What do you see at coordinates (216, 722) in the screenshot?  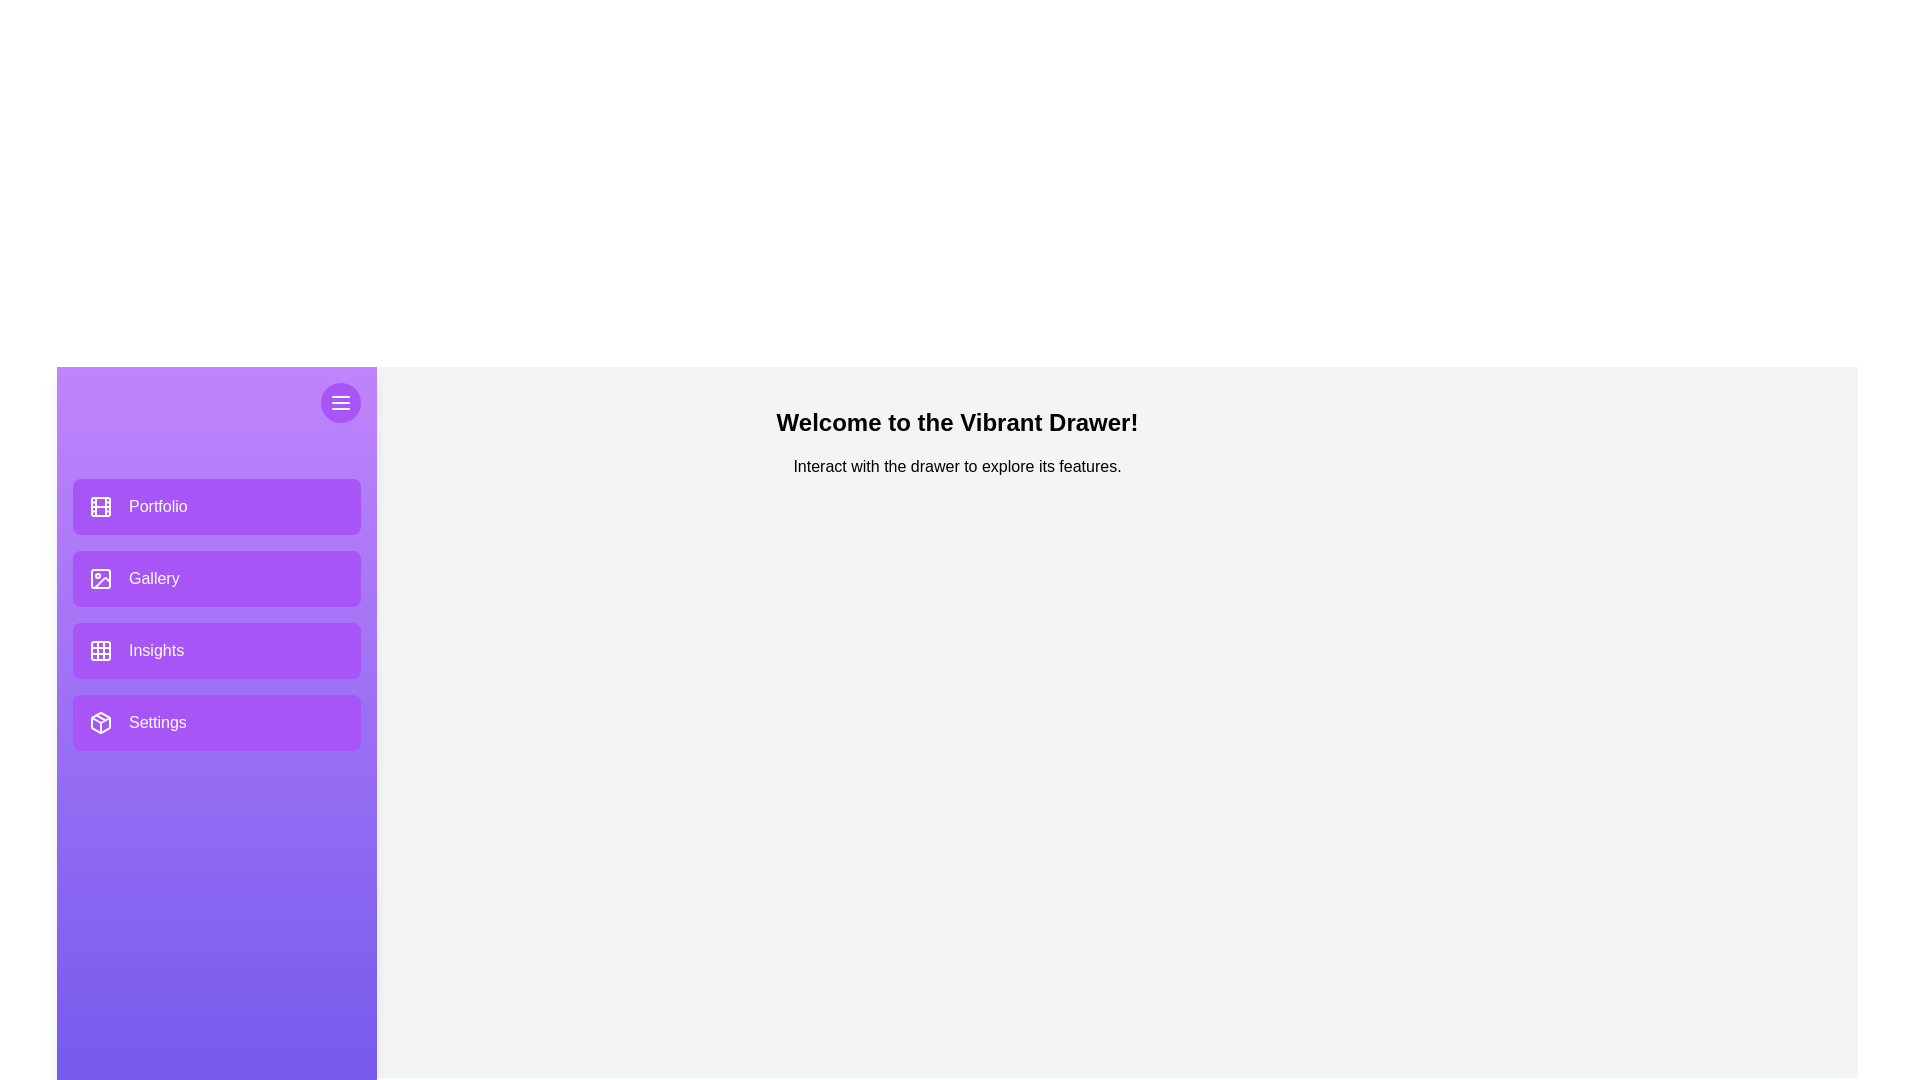 I see `the 'Settings' button to navigate to its section` at bounding box center [216, 722].